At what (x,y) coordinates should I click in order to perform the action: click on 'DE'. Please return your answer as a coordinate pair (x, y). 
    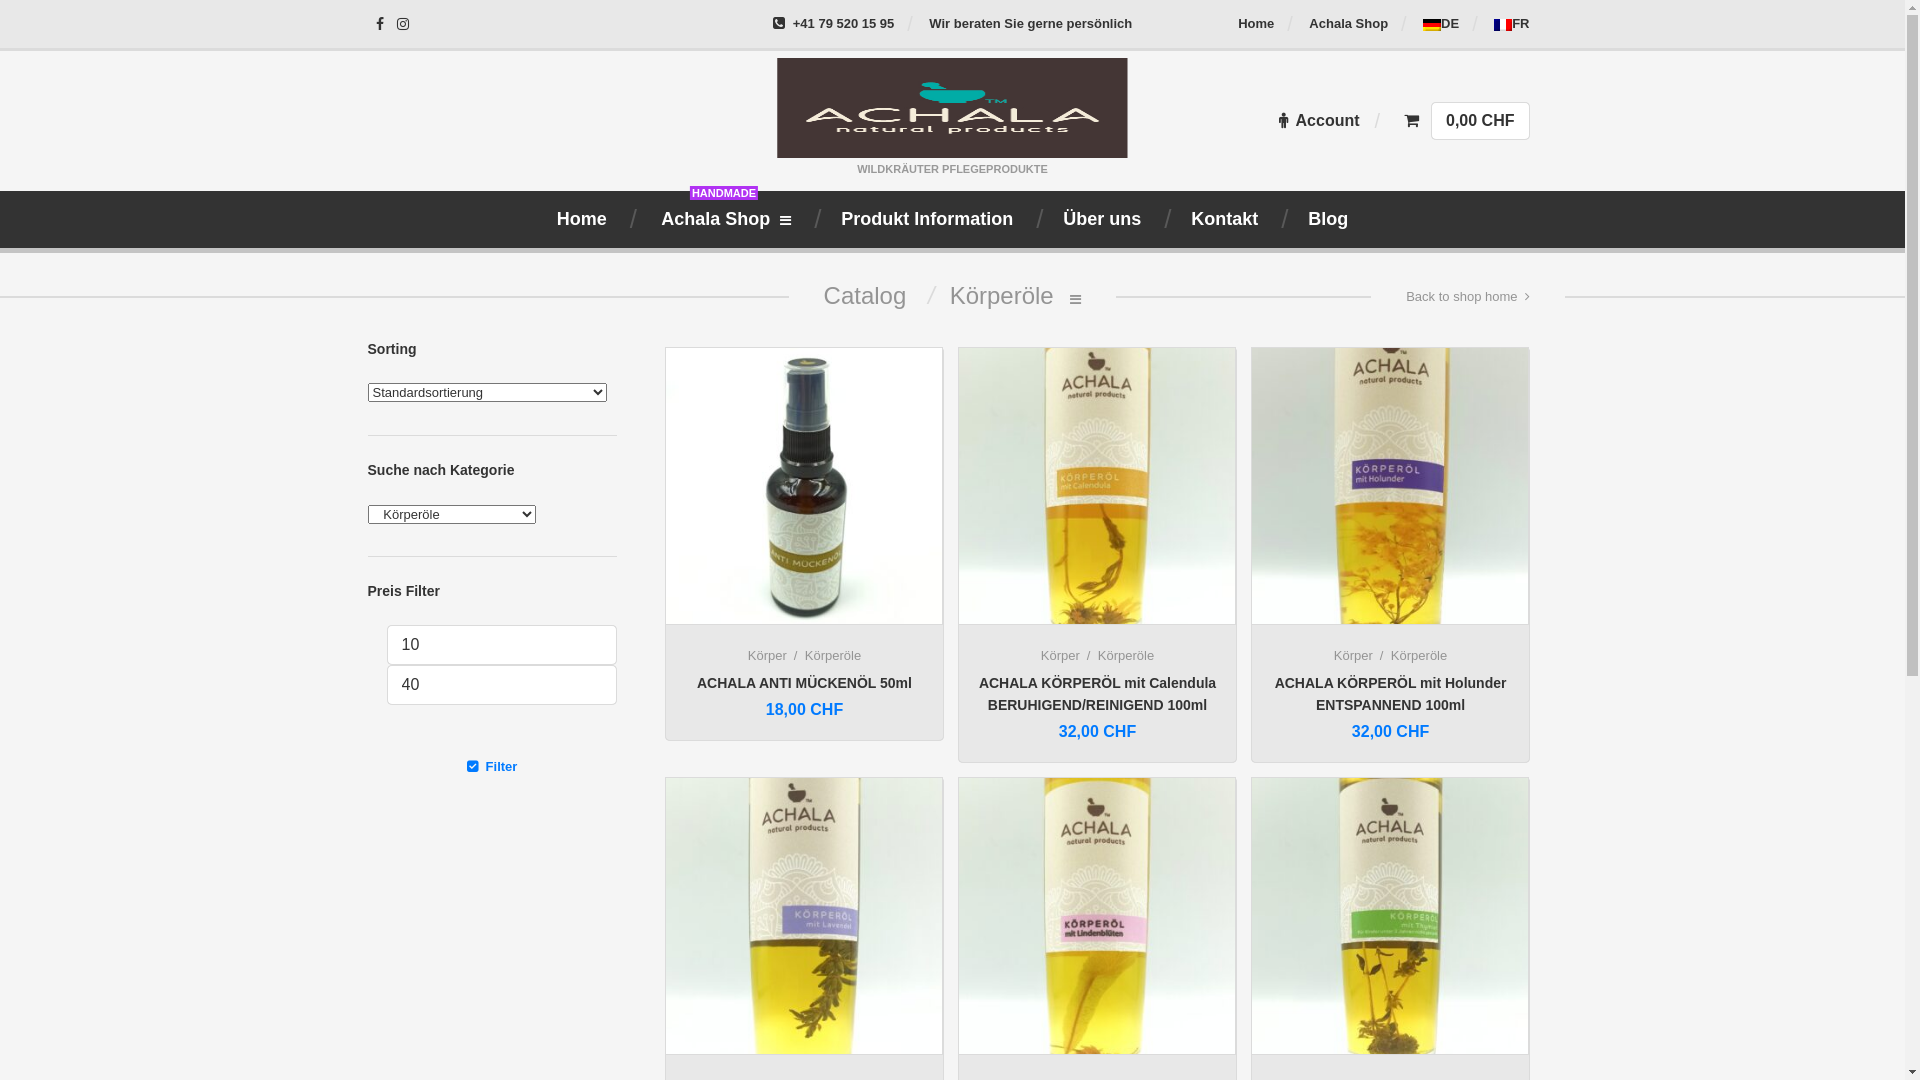
    Looking at the image, I should click on (1440, 23).